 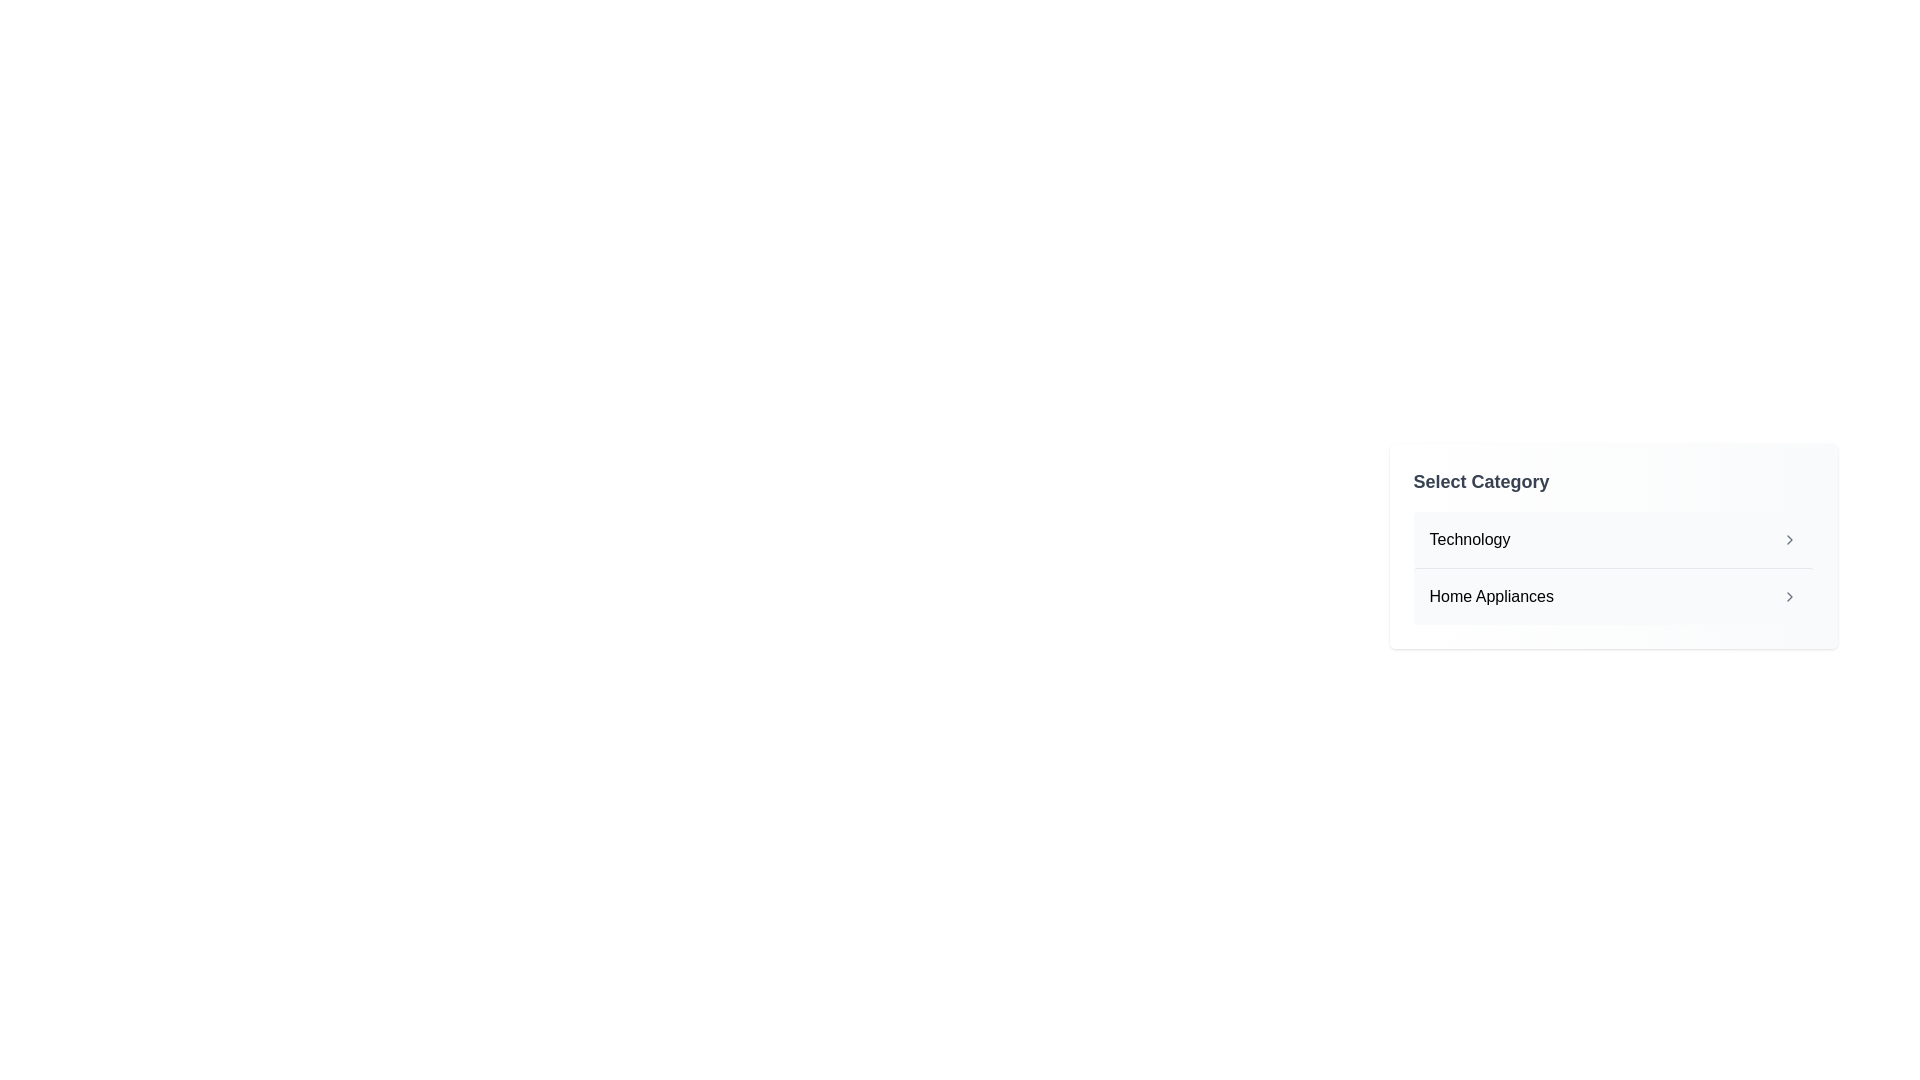 I want to click on the right-pointing arrow icon used for expandable options next to 'Home Appliances' in the 'Select Category' list, so click(x=1789, y=596).